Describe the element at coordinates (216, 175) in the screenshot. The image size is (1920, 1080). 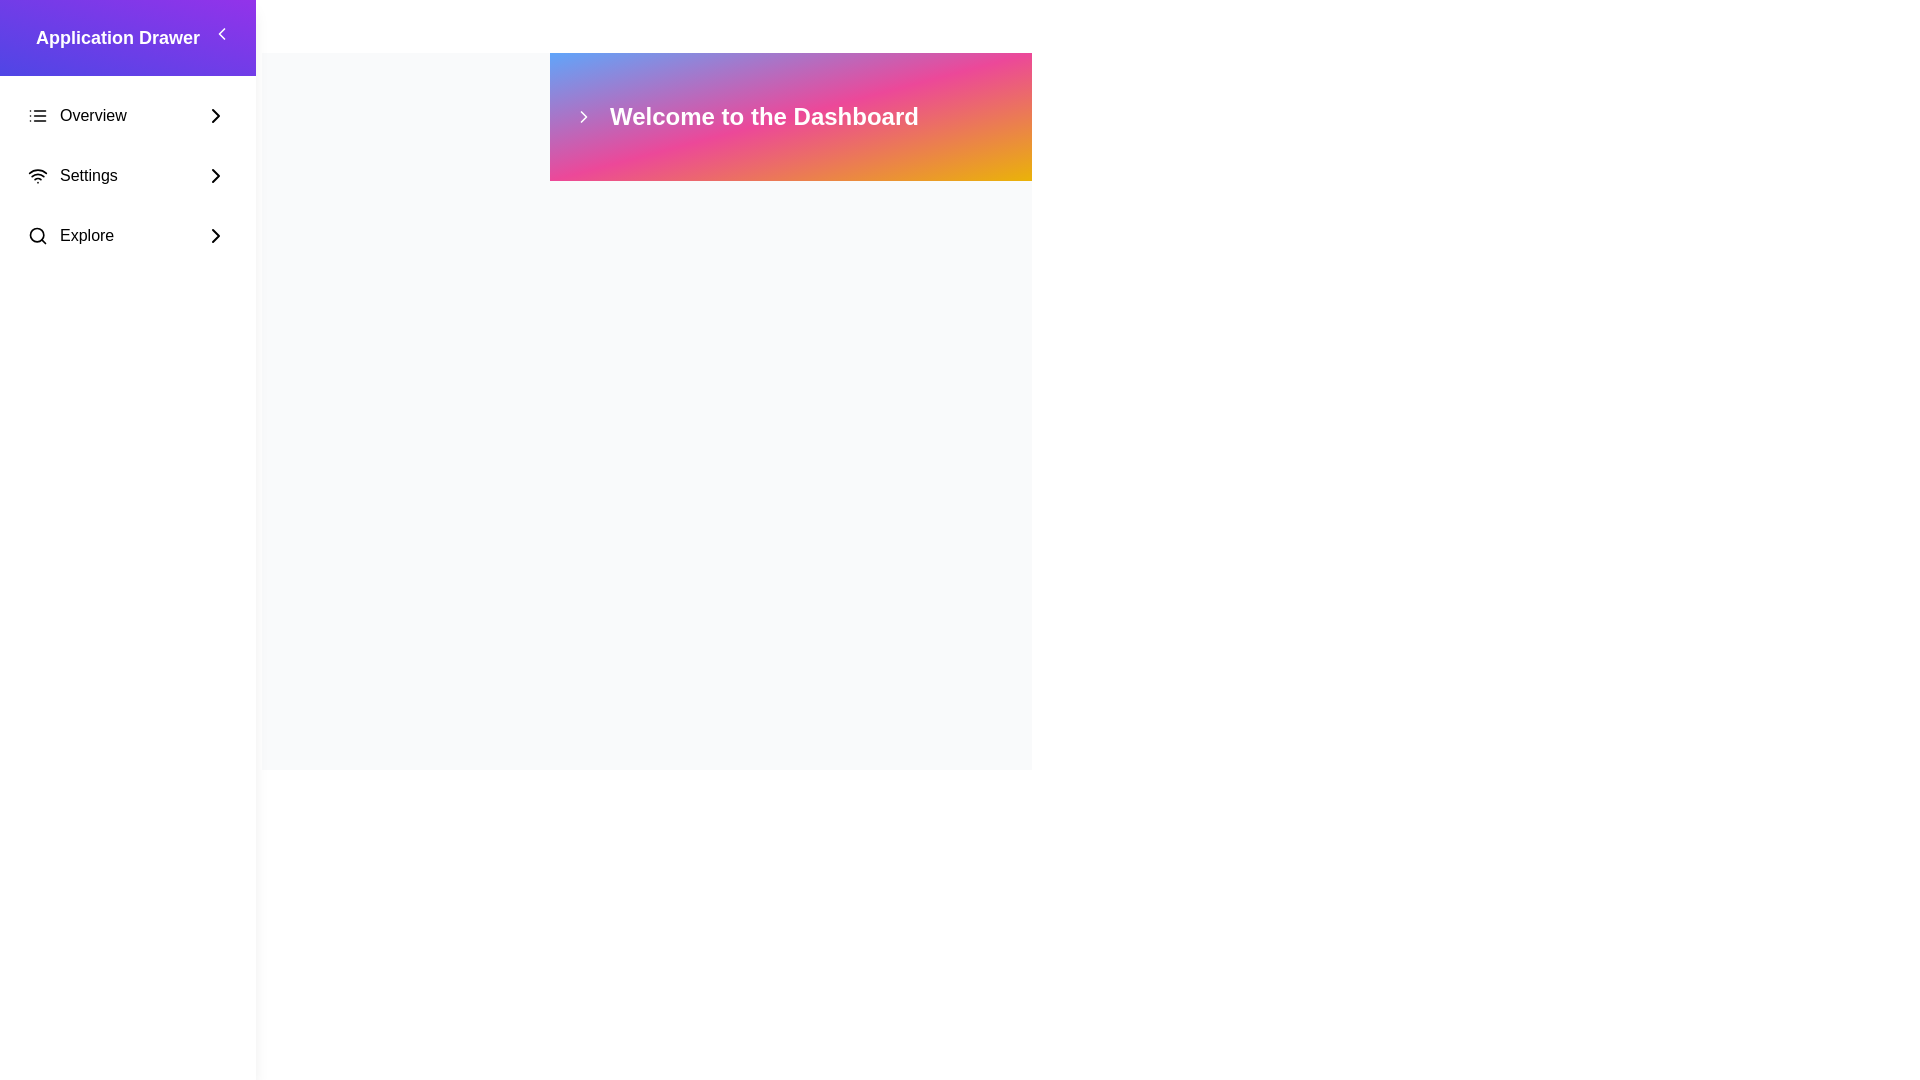
I see `the chevron icon pointing to the right, which is located adjacent to the 'Settings' label in the application drawer` at that location.